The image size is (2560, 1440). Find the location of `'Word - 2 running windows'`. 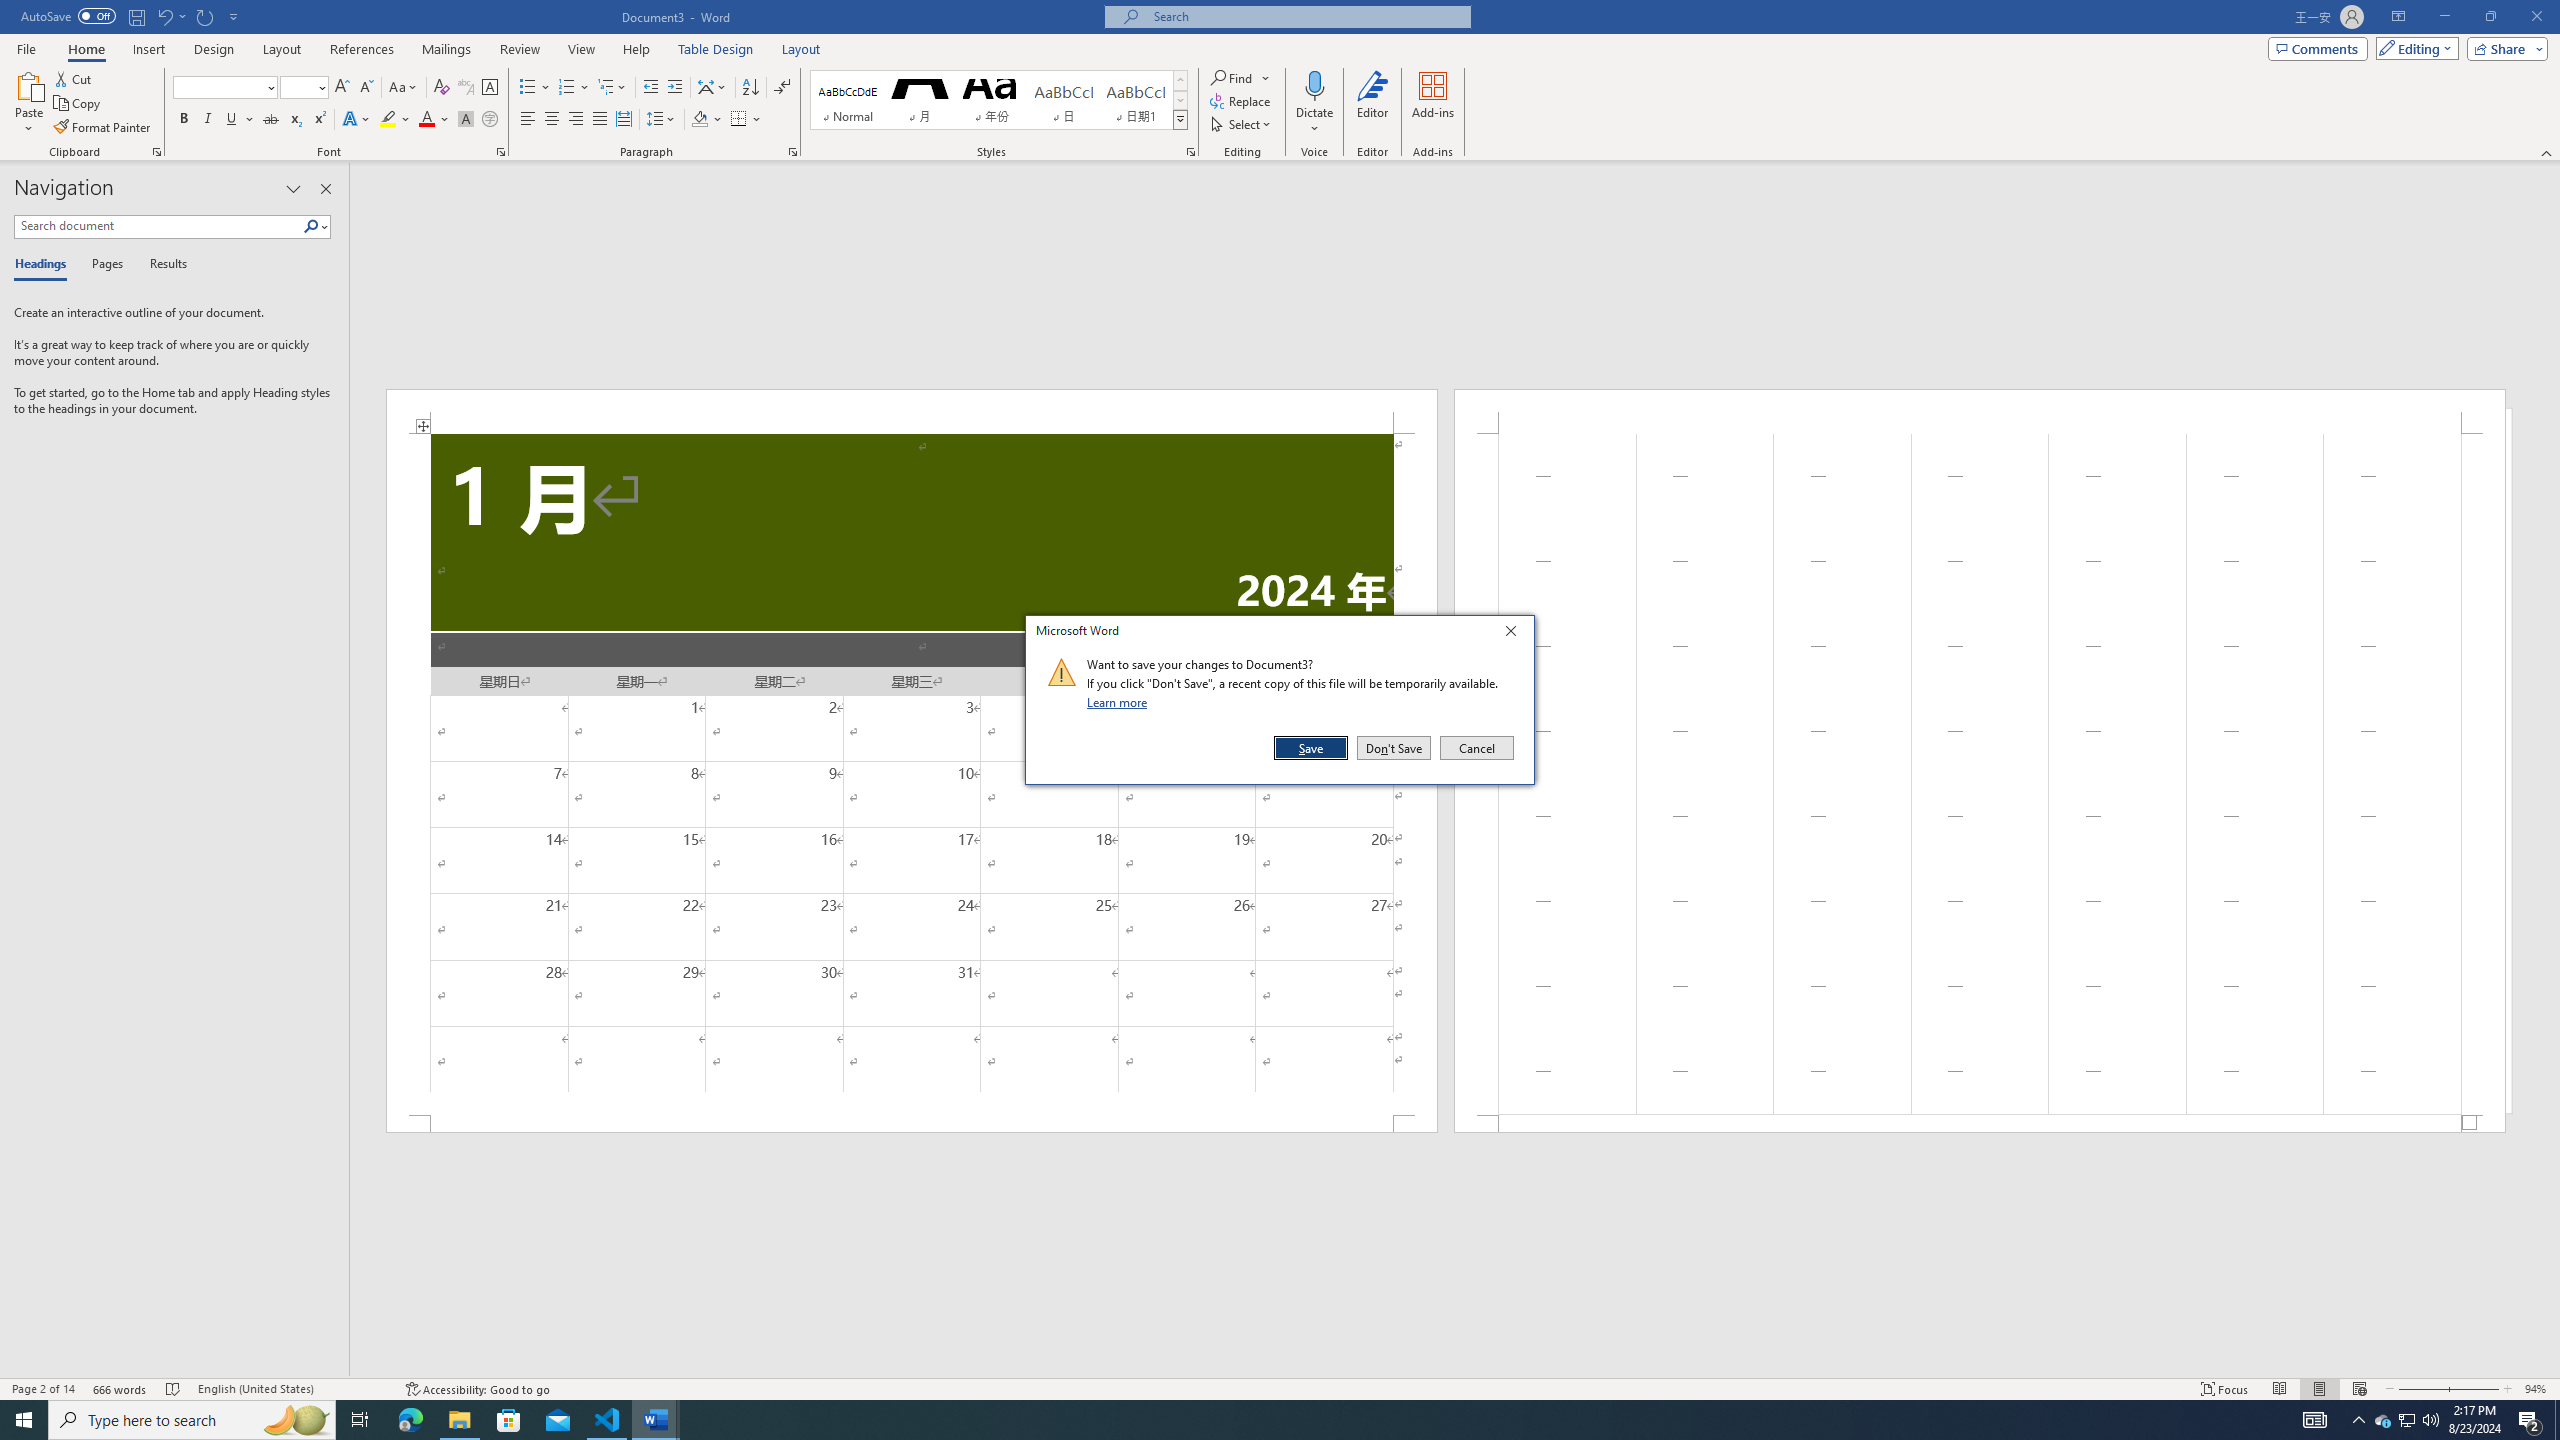

'Word - 2 running windows' is located at coordinates (656, 1418).